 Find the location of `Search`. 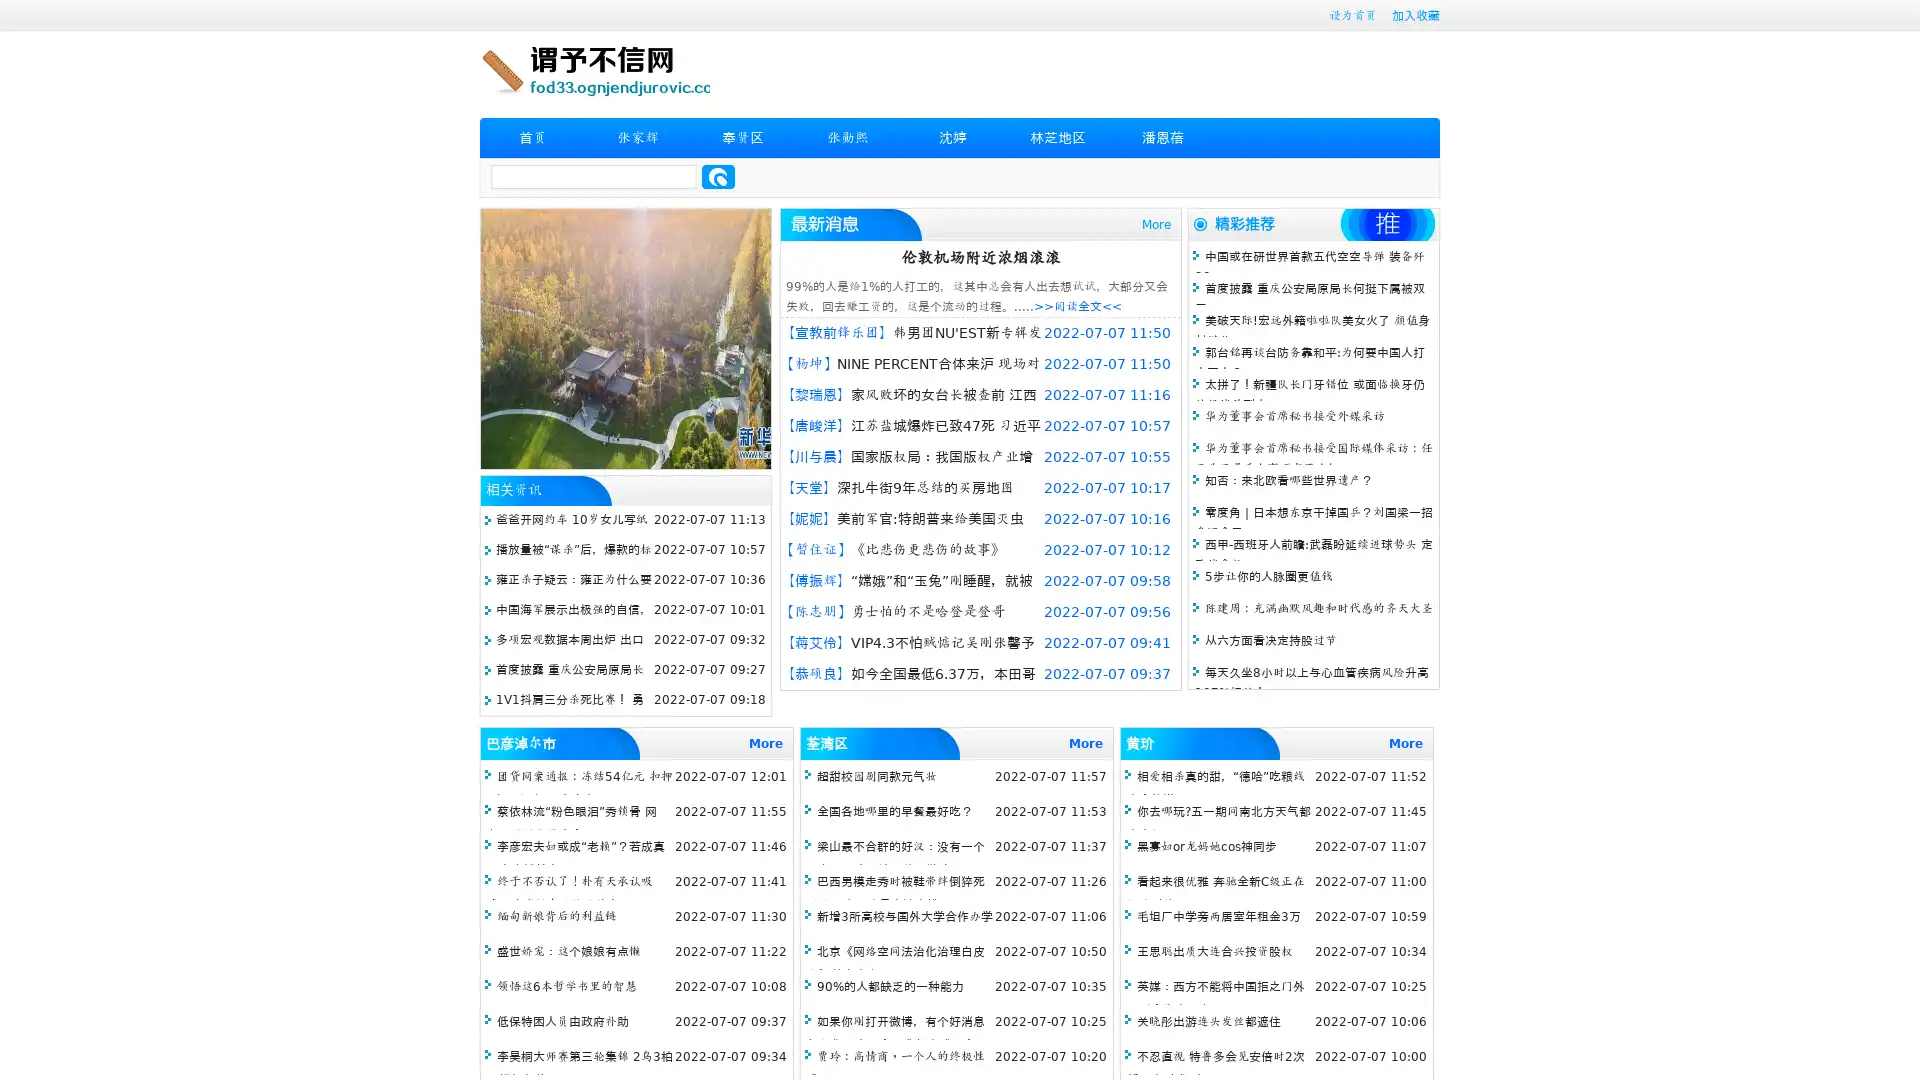

Search is located at coordinates (718, 176).